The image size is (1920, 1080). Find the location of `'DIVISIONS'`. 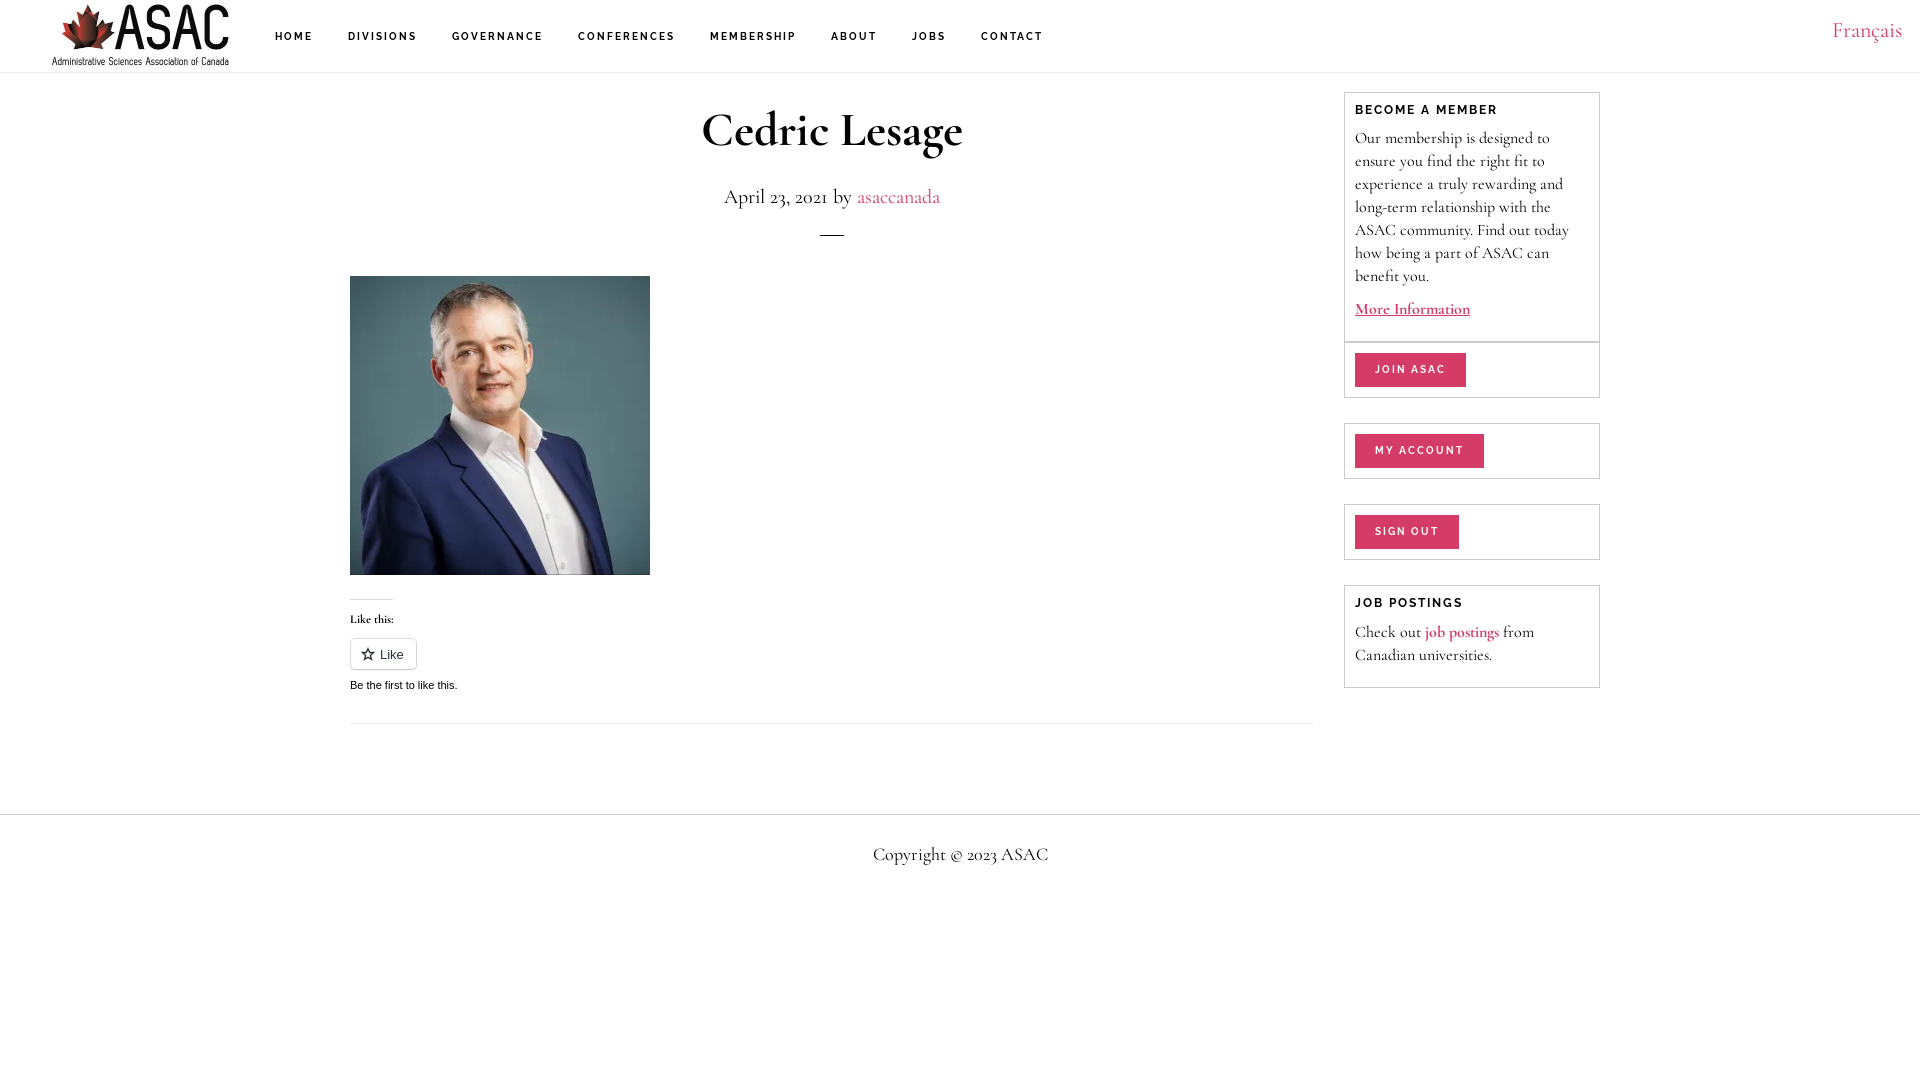

'DIVISIONS' is located at coordinates (332, 37).